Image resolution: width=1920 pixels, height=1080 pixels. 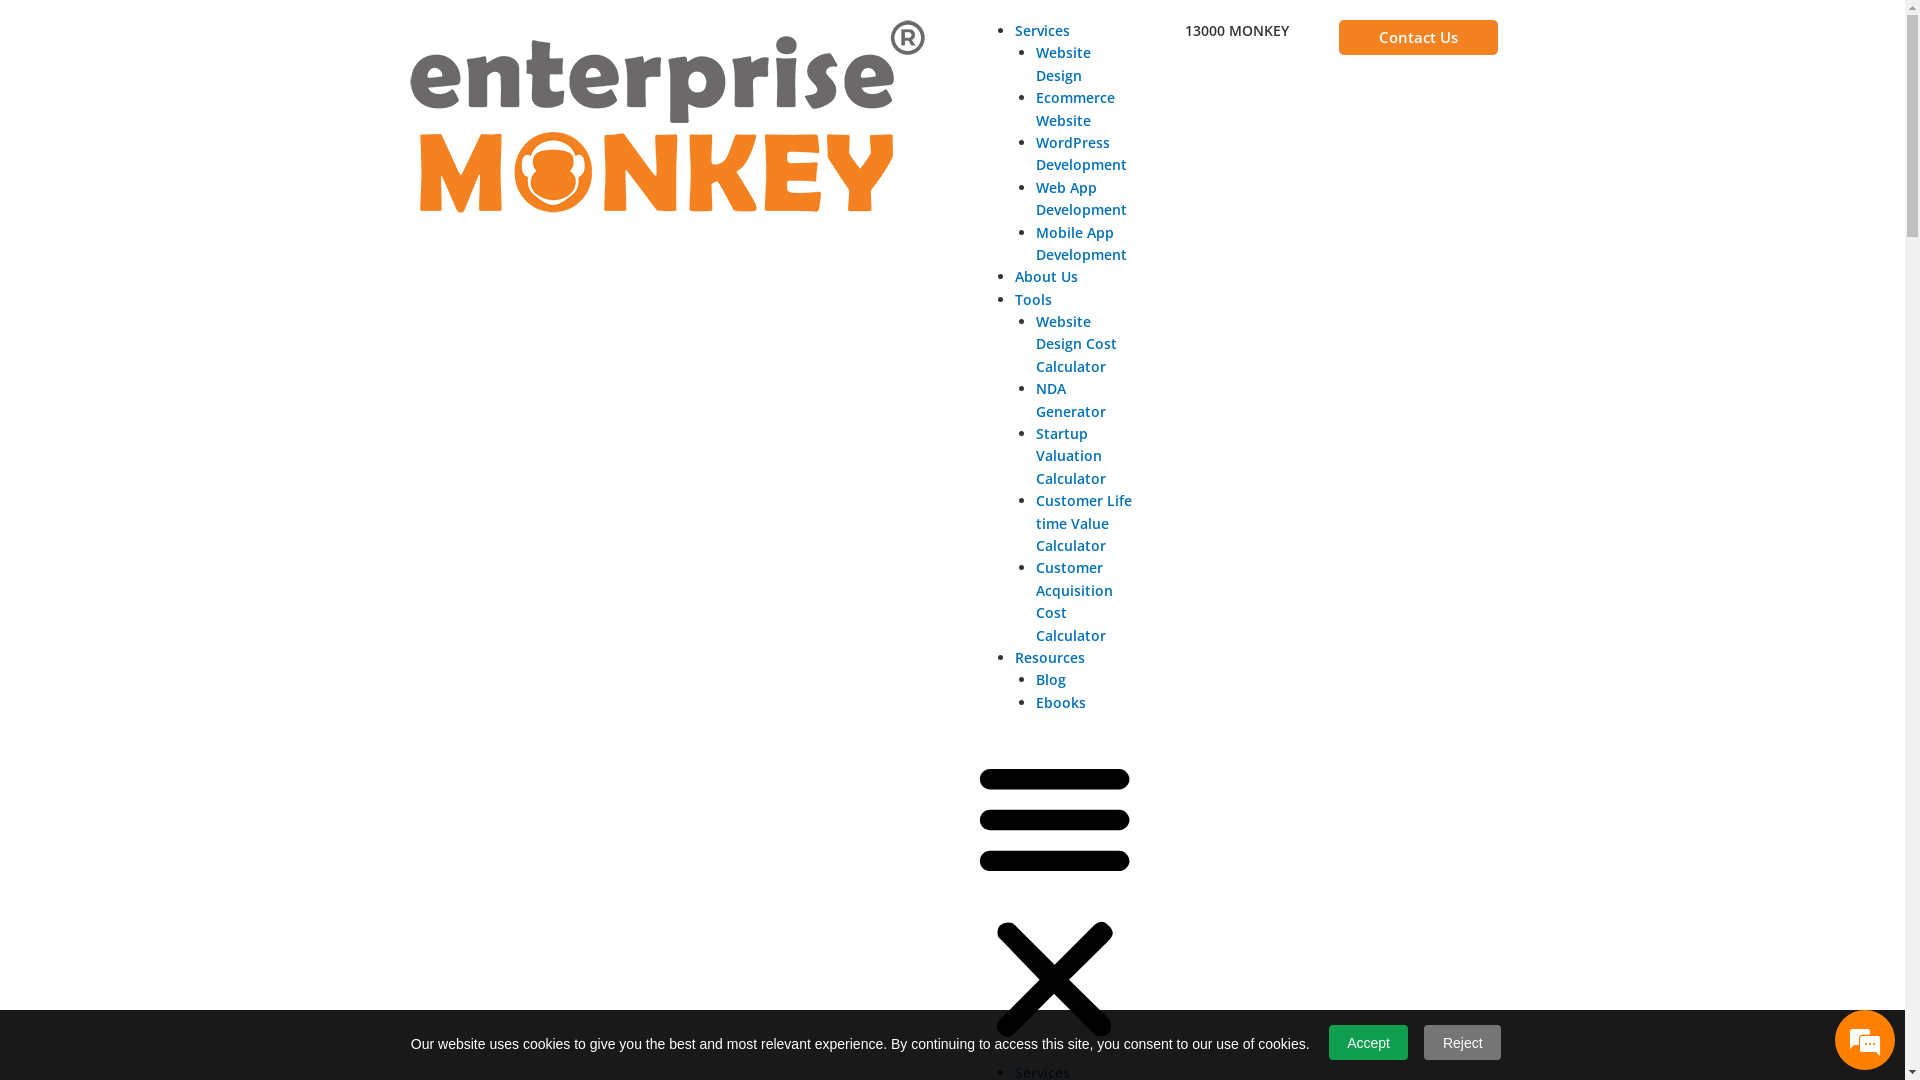 What do you see at coordinates (1074, 108) in the screenshot?
I see `'Ecommerce Website'` at bounding box center [1074, 108].